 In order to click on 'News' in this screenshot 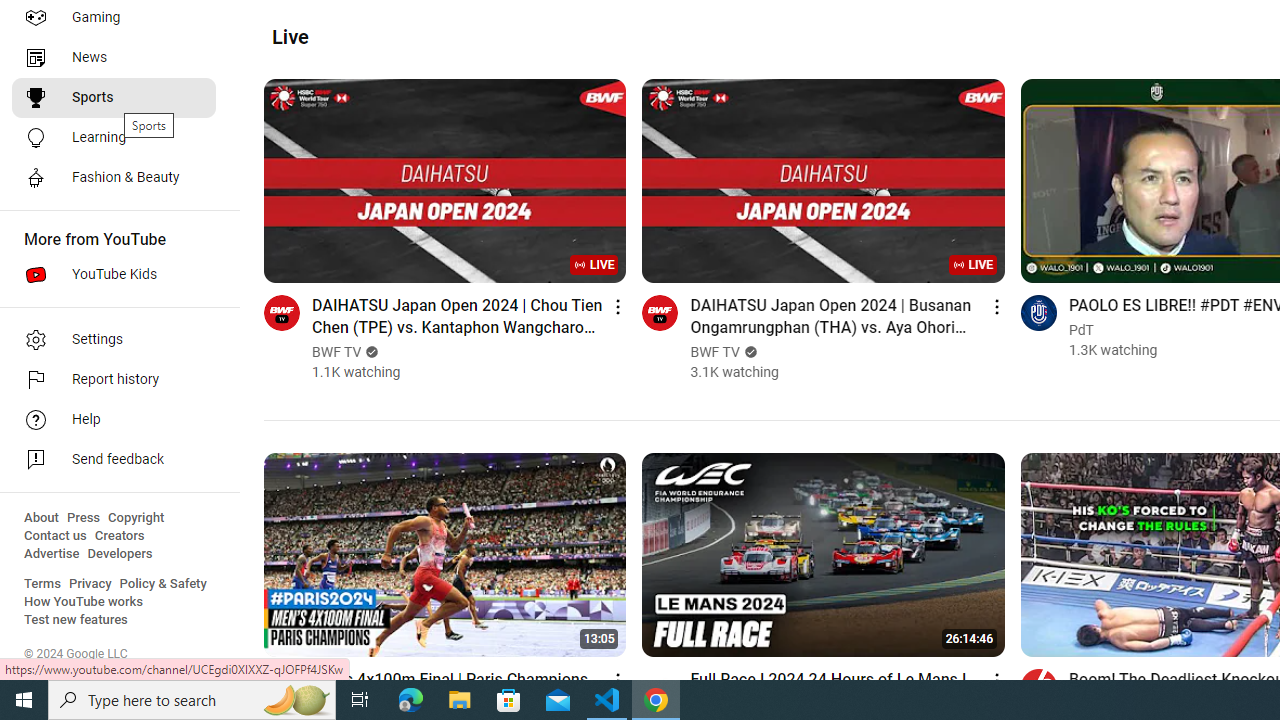, I will do `click(112, 56)`.